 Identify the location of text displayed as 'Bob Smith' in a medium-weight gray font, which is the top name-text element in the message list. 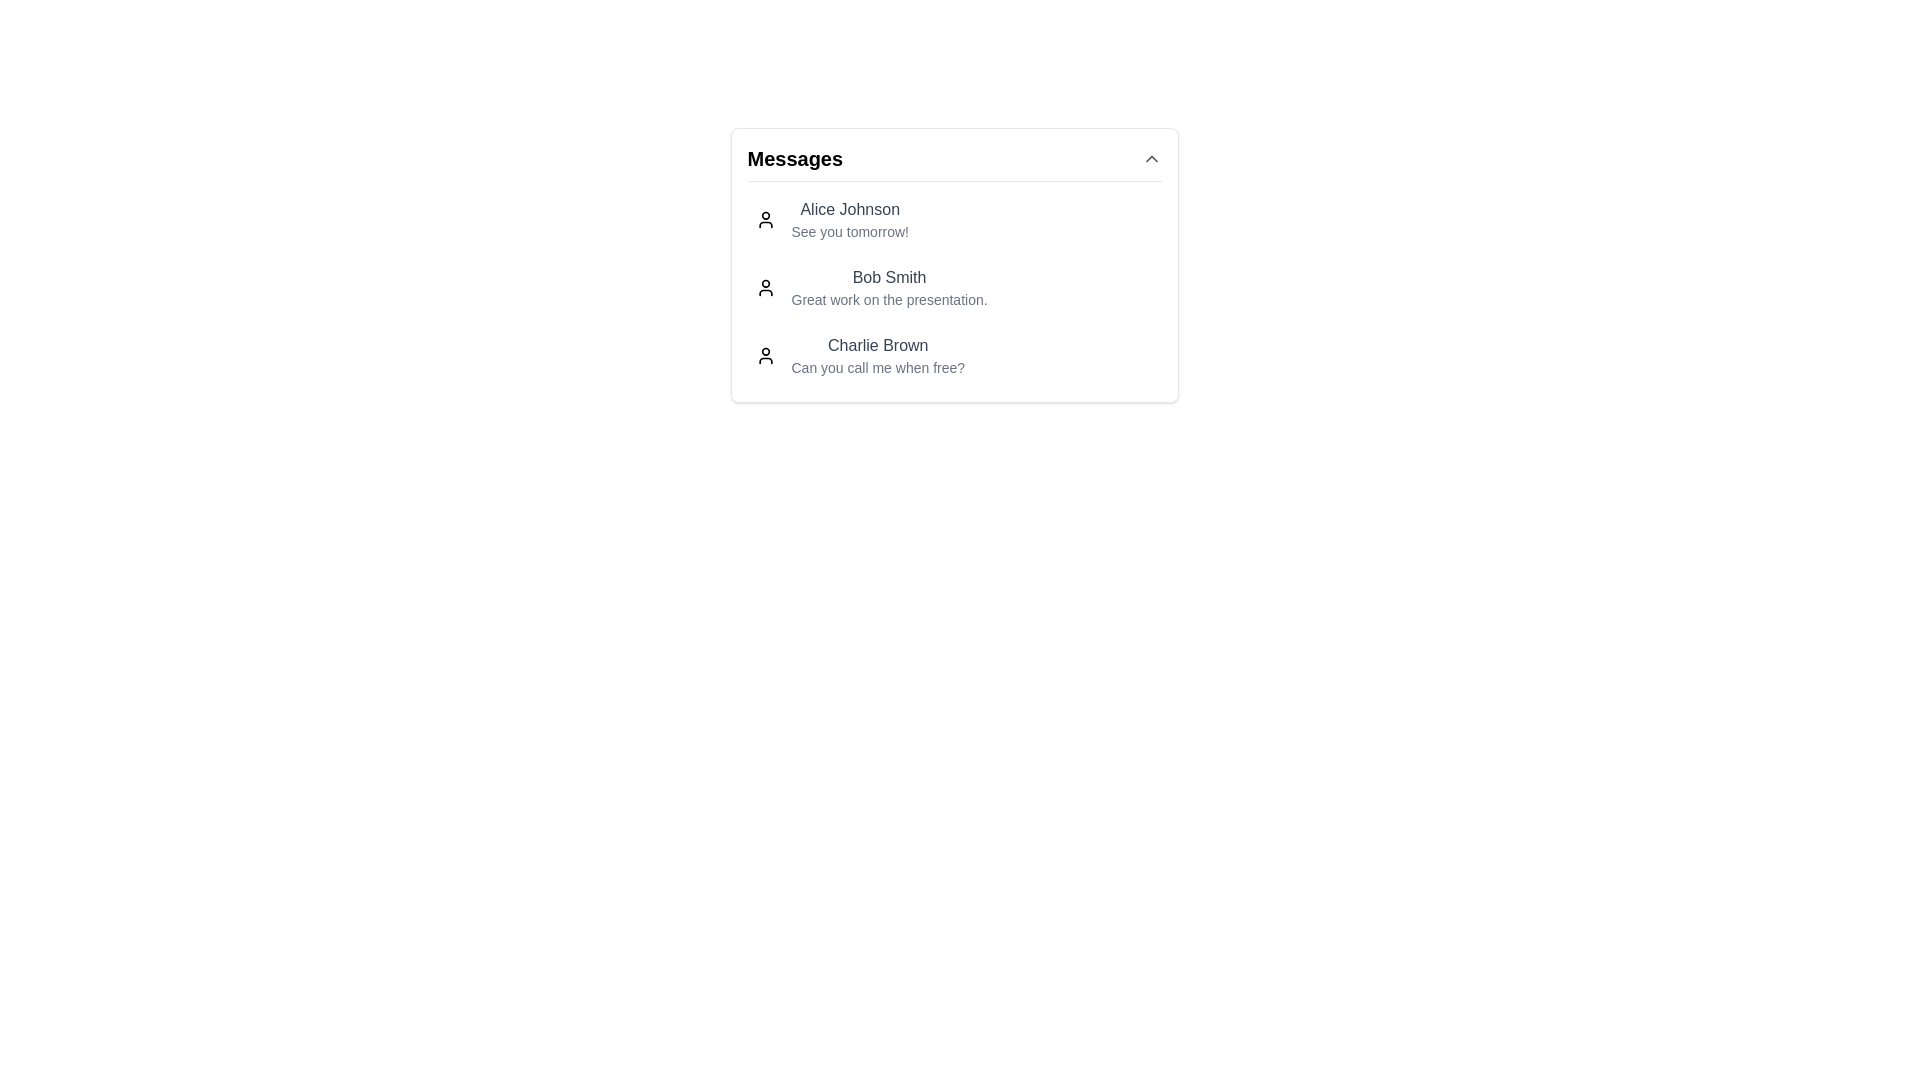
(888, 277).